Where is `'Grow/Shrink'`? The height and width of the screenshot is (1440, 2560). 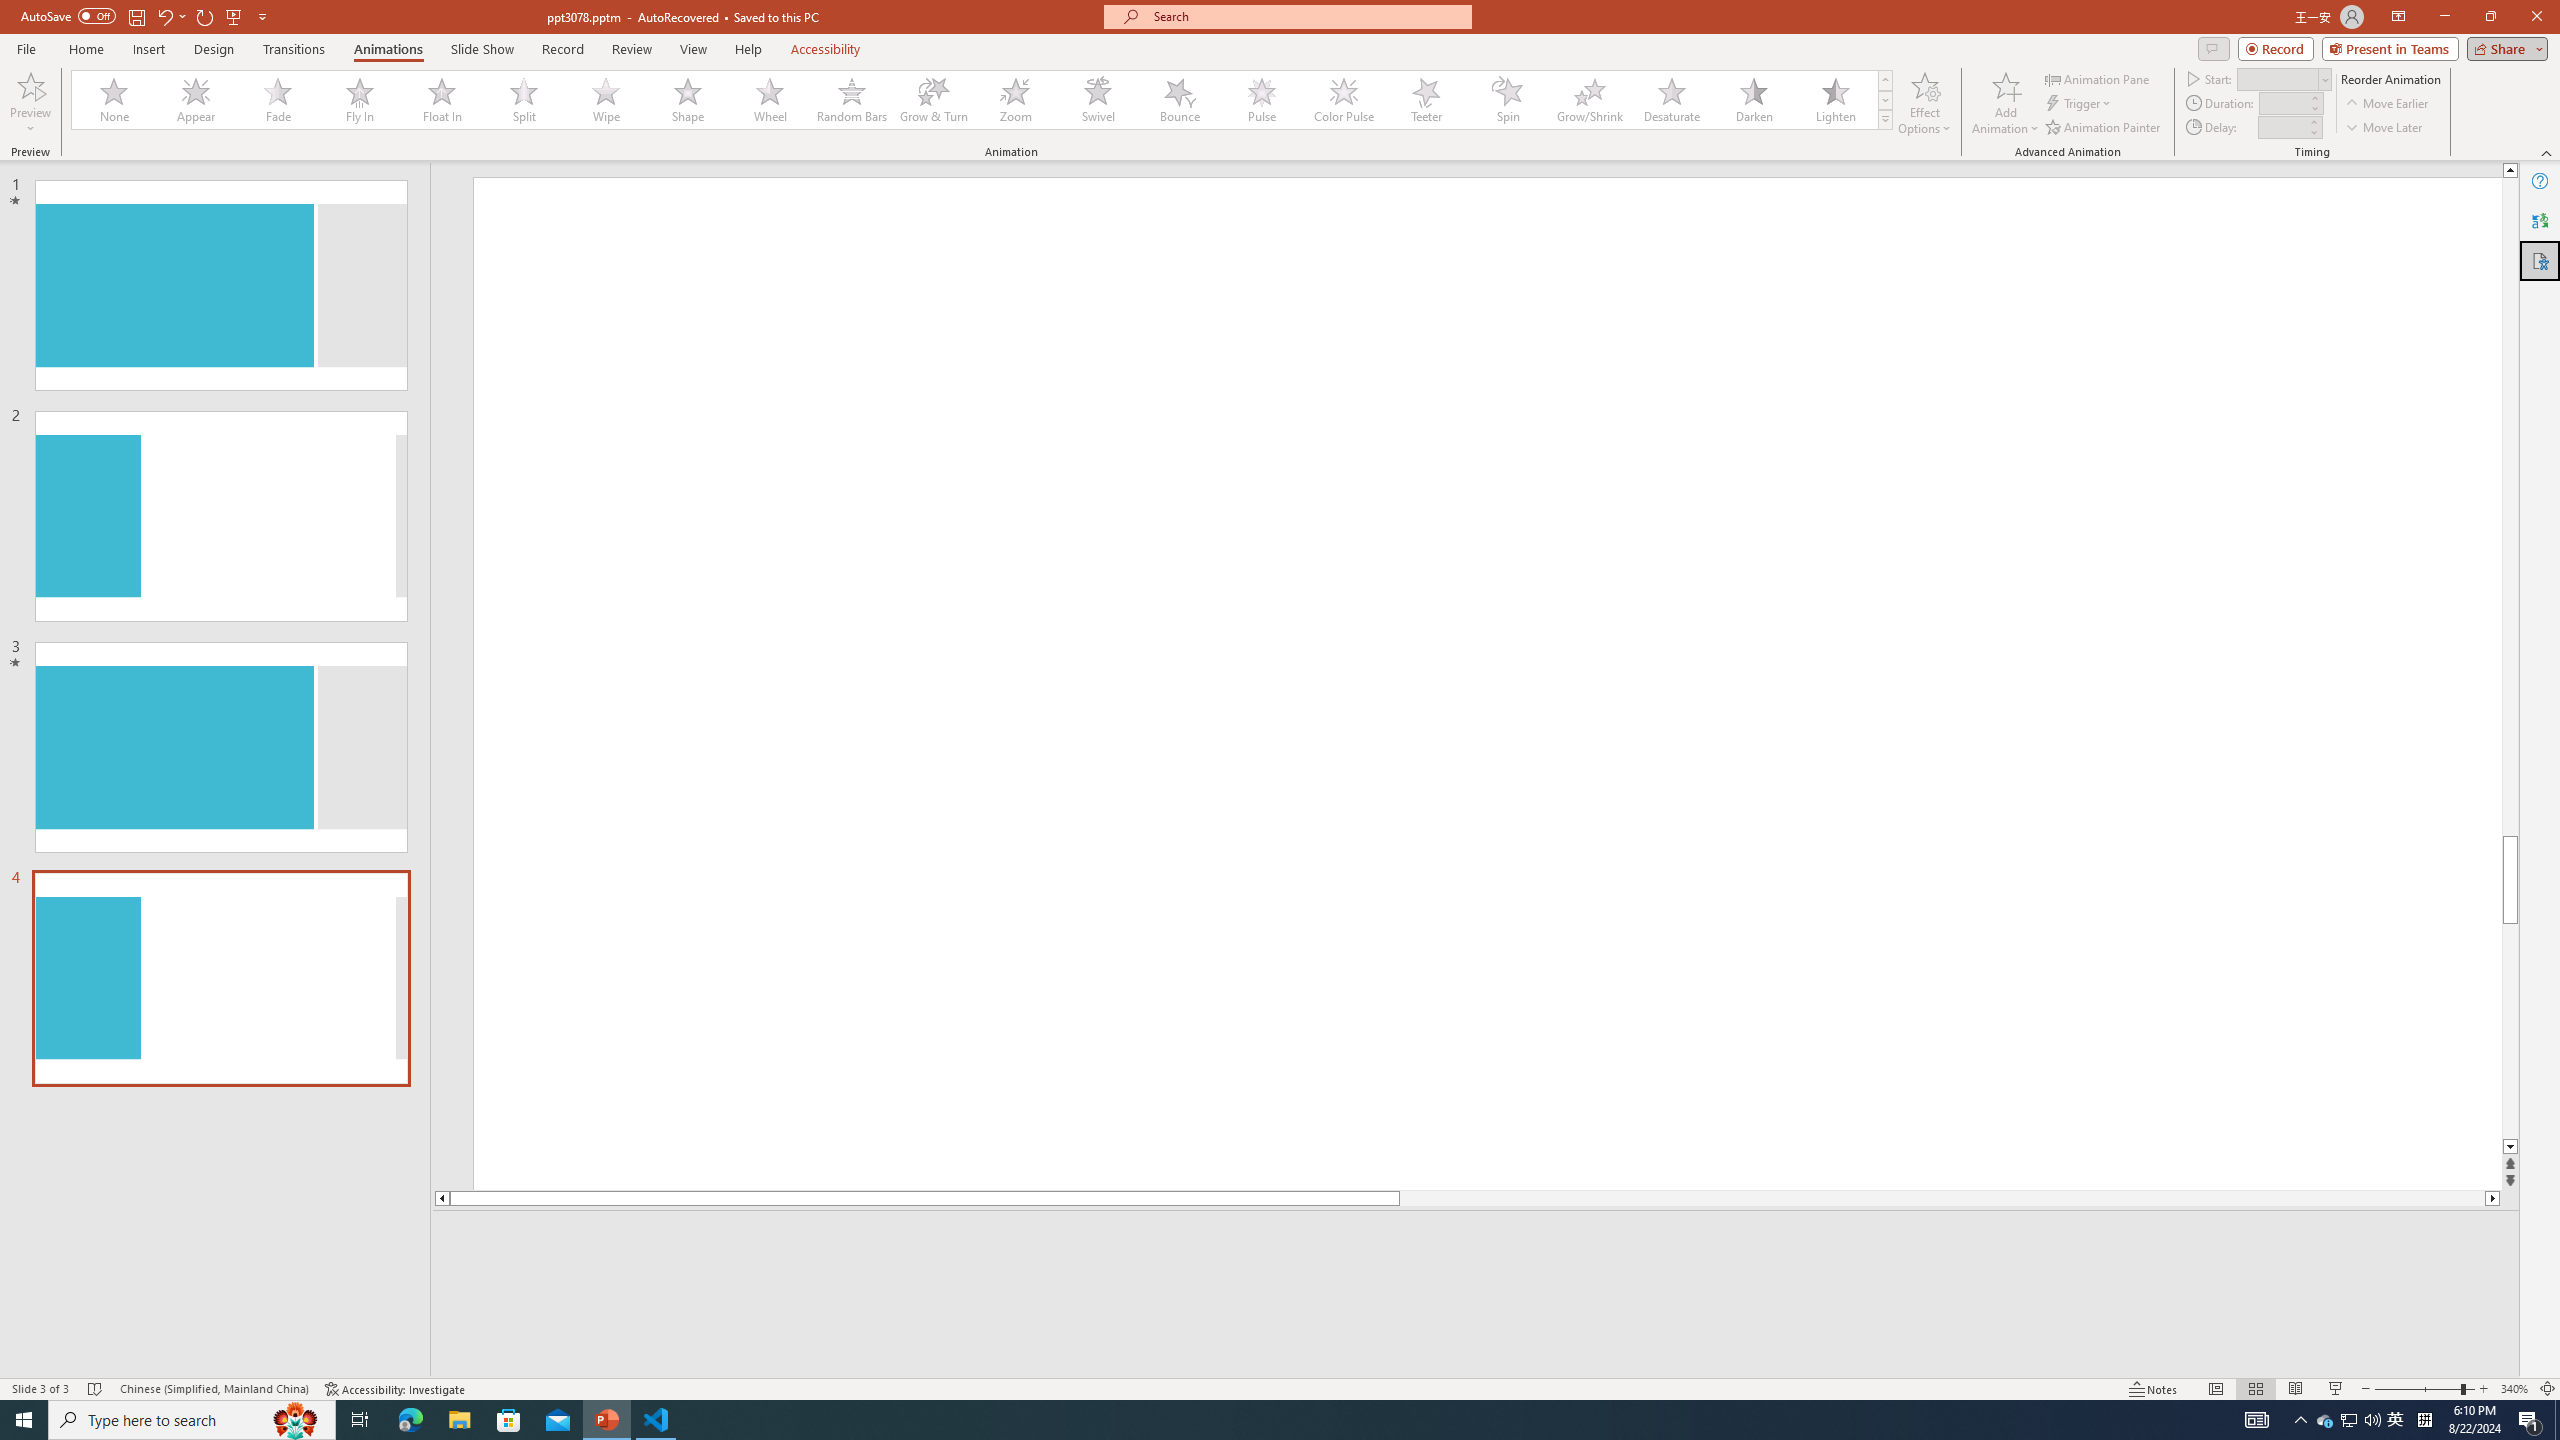 'Grow/Shrink' is located at coordinates (1589, 99).